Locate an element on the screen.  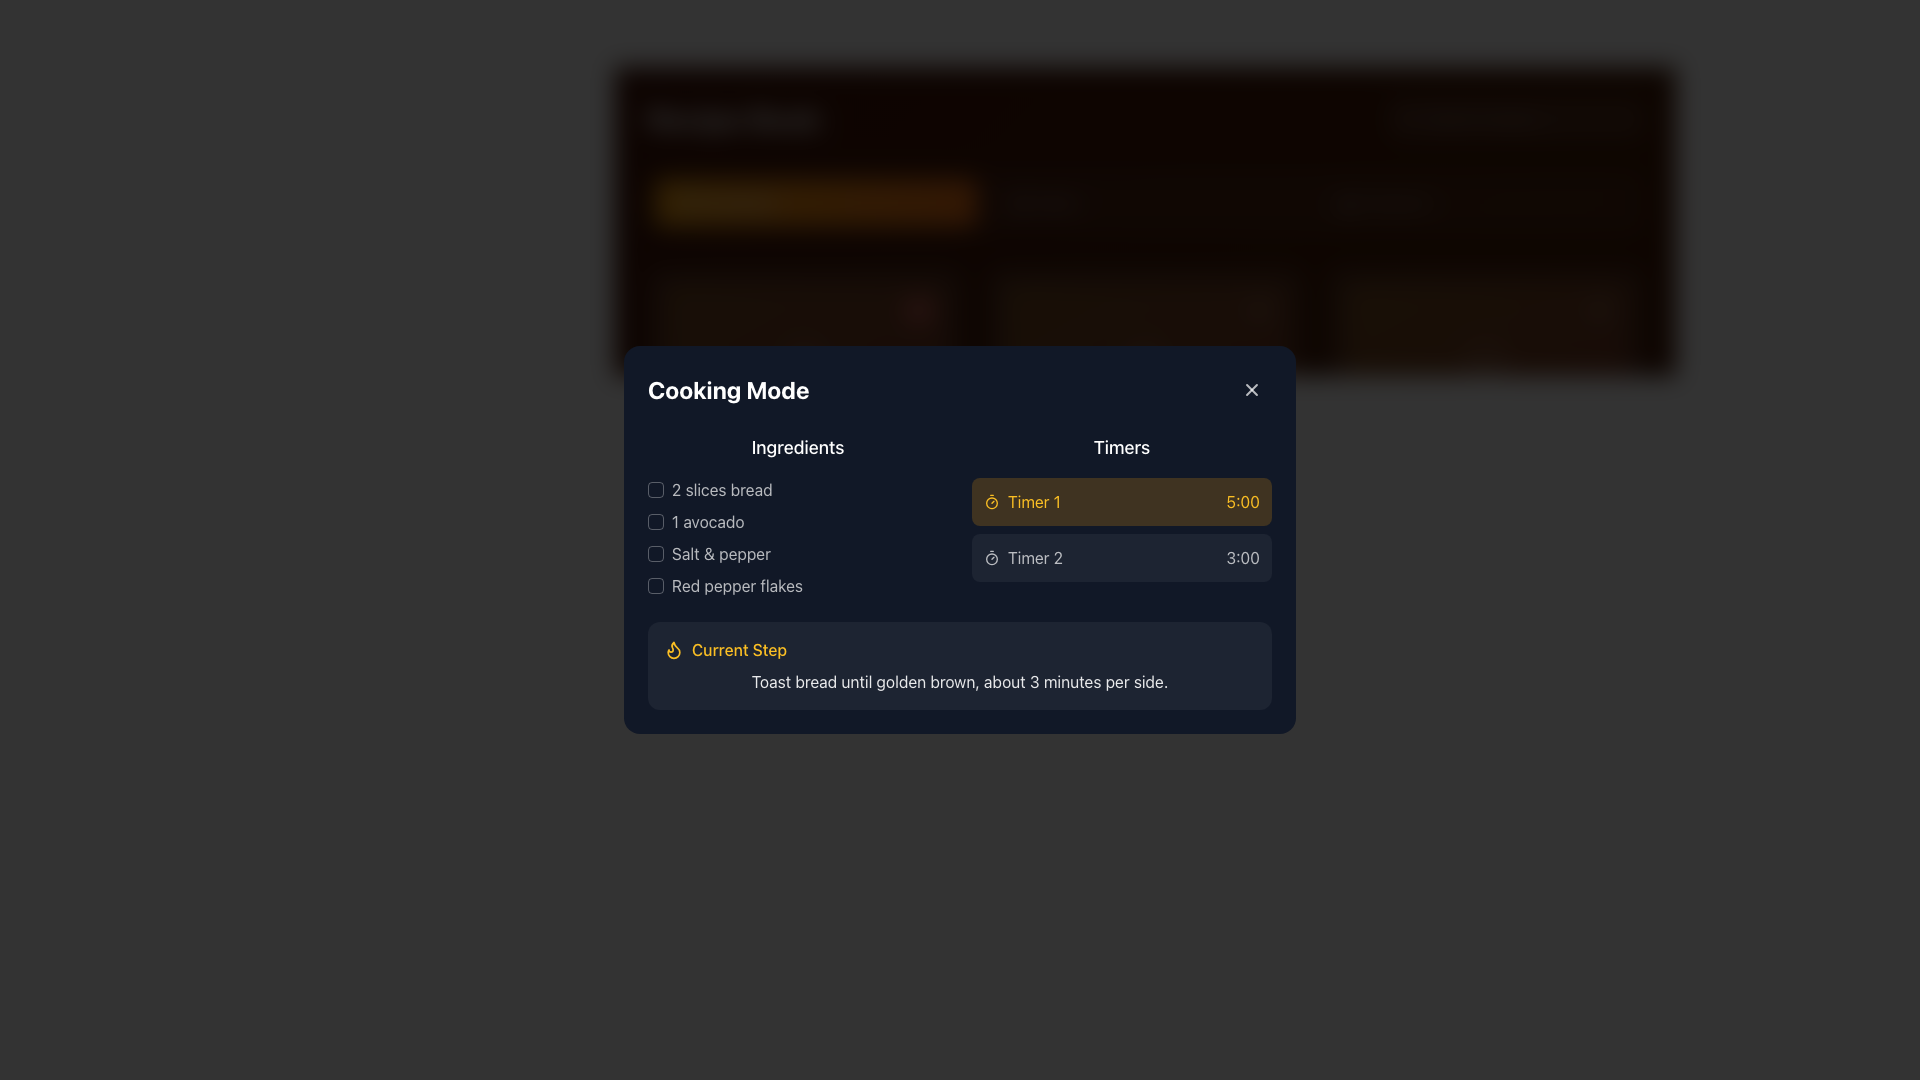
the second list item labeled 'Timer 2' with the time '3:00' in the timer interface is located at coordinates (1122, 558).